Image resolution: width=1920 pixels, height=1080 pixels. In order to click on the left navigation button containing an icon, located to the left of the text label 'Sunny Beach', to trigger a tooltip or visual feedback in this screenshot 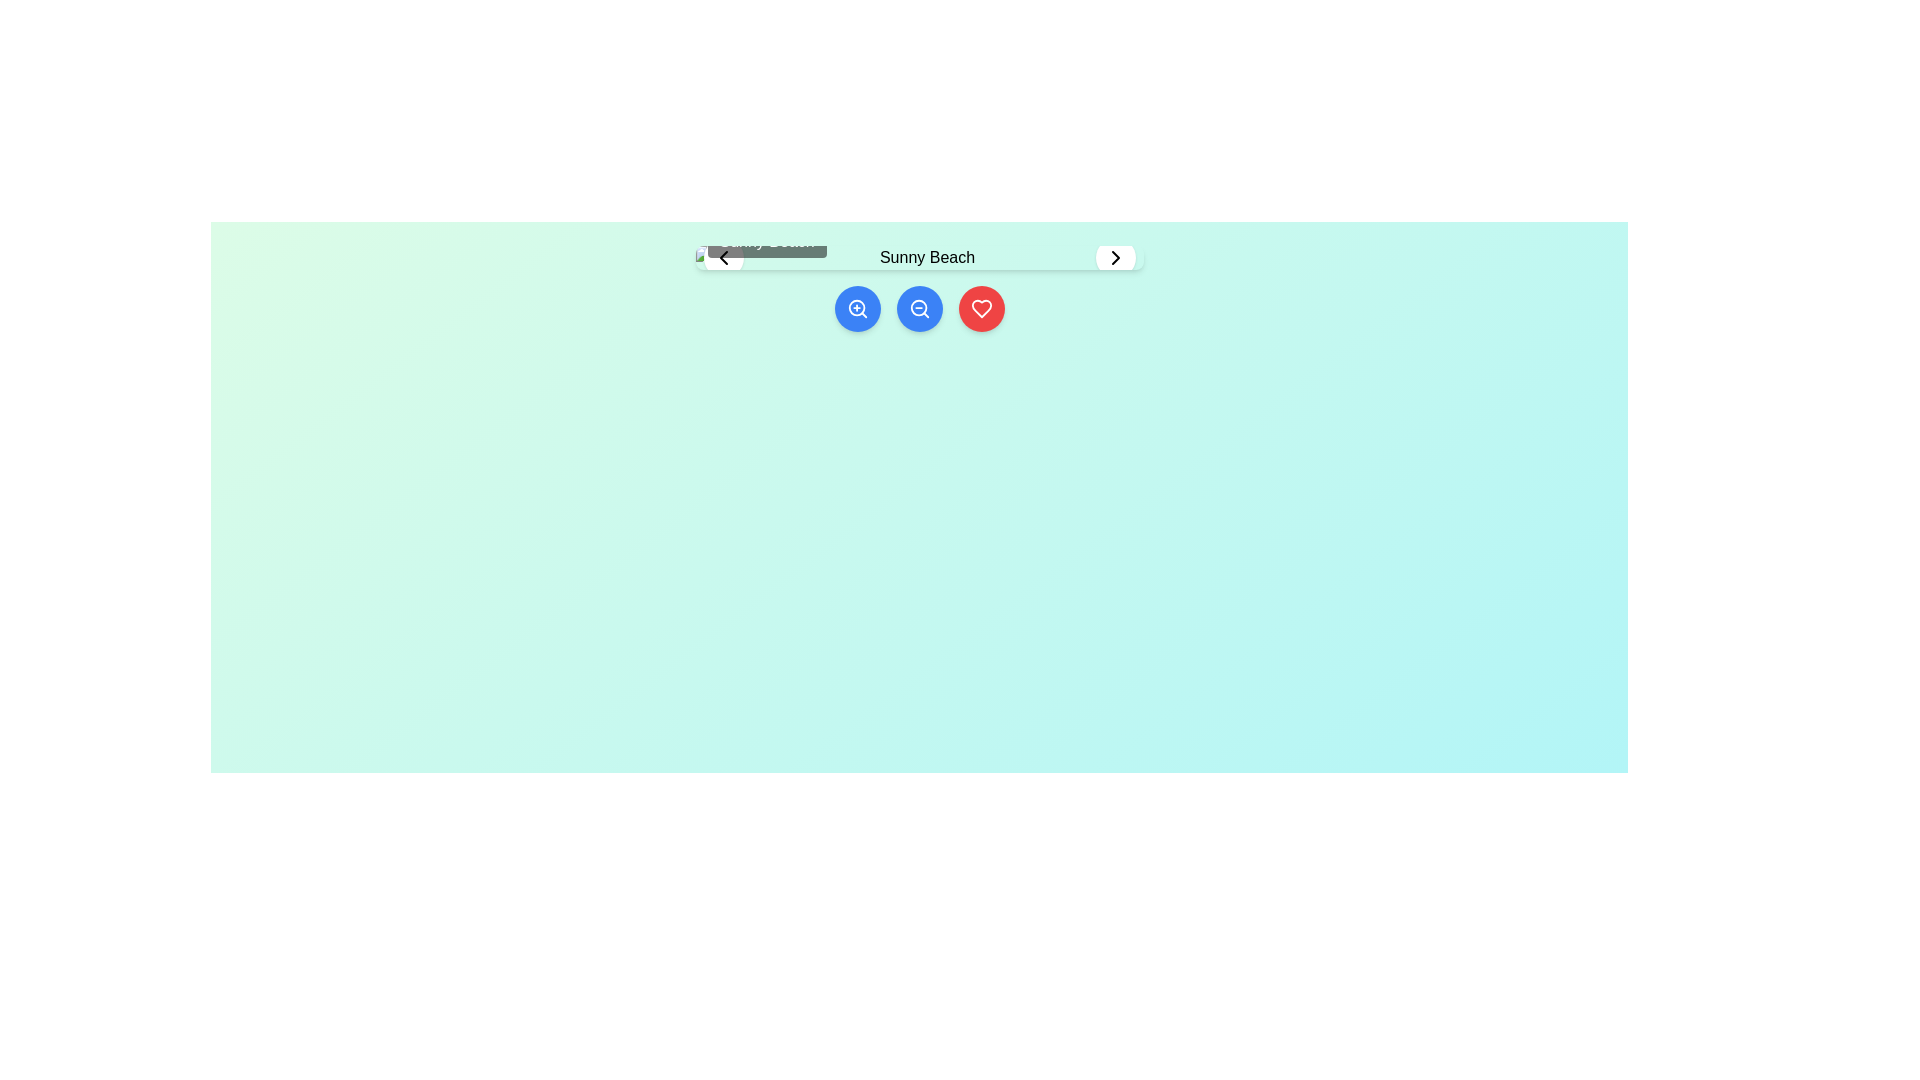, I will do `click(722, 257)`.